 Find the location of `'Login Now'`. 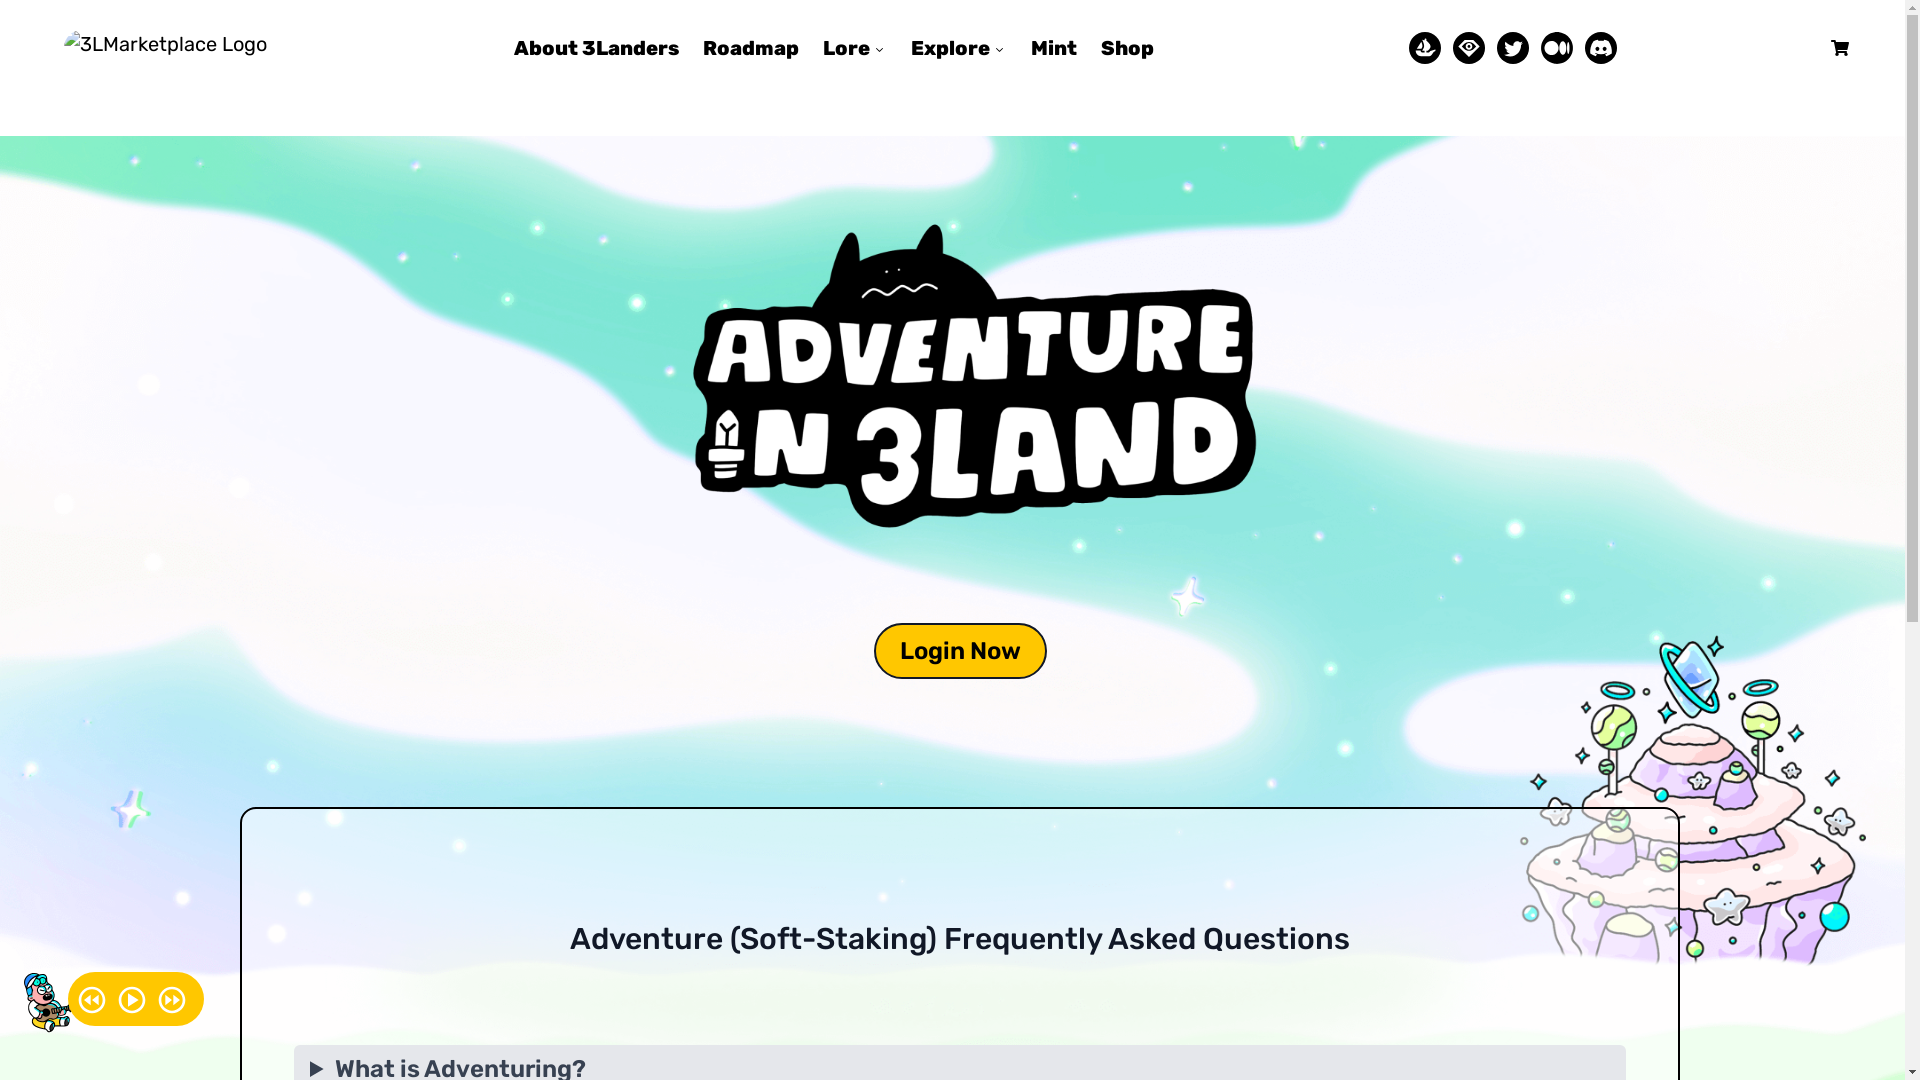

'Login Now' is located at coordinates (960, 651).